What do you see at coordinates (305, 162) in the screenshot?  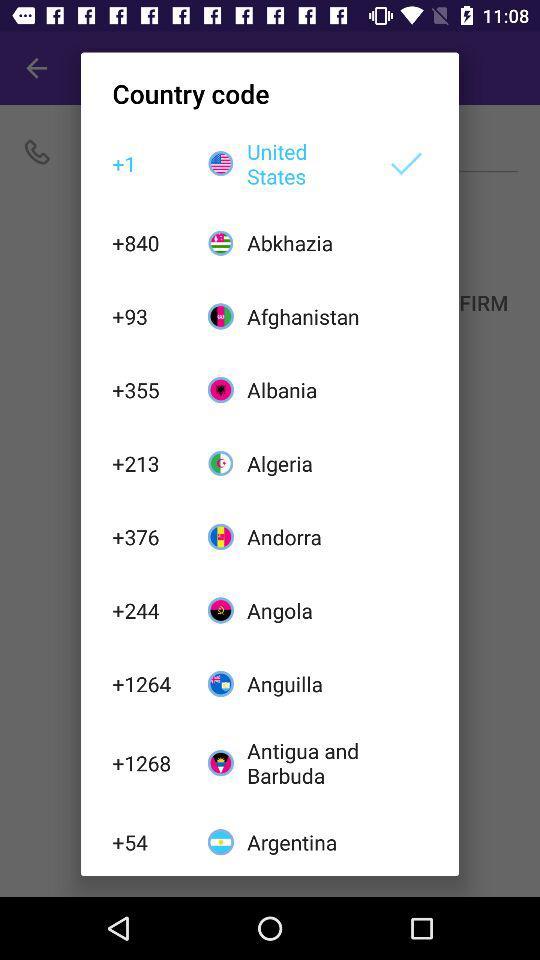 I see `the item above the abkhazia icon` at bounding box center [305, 162].